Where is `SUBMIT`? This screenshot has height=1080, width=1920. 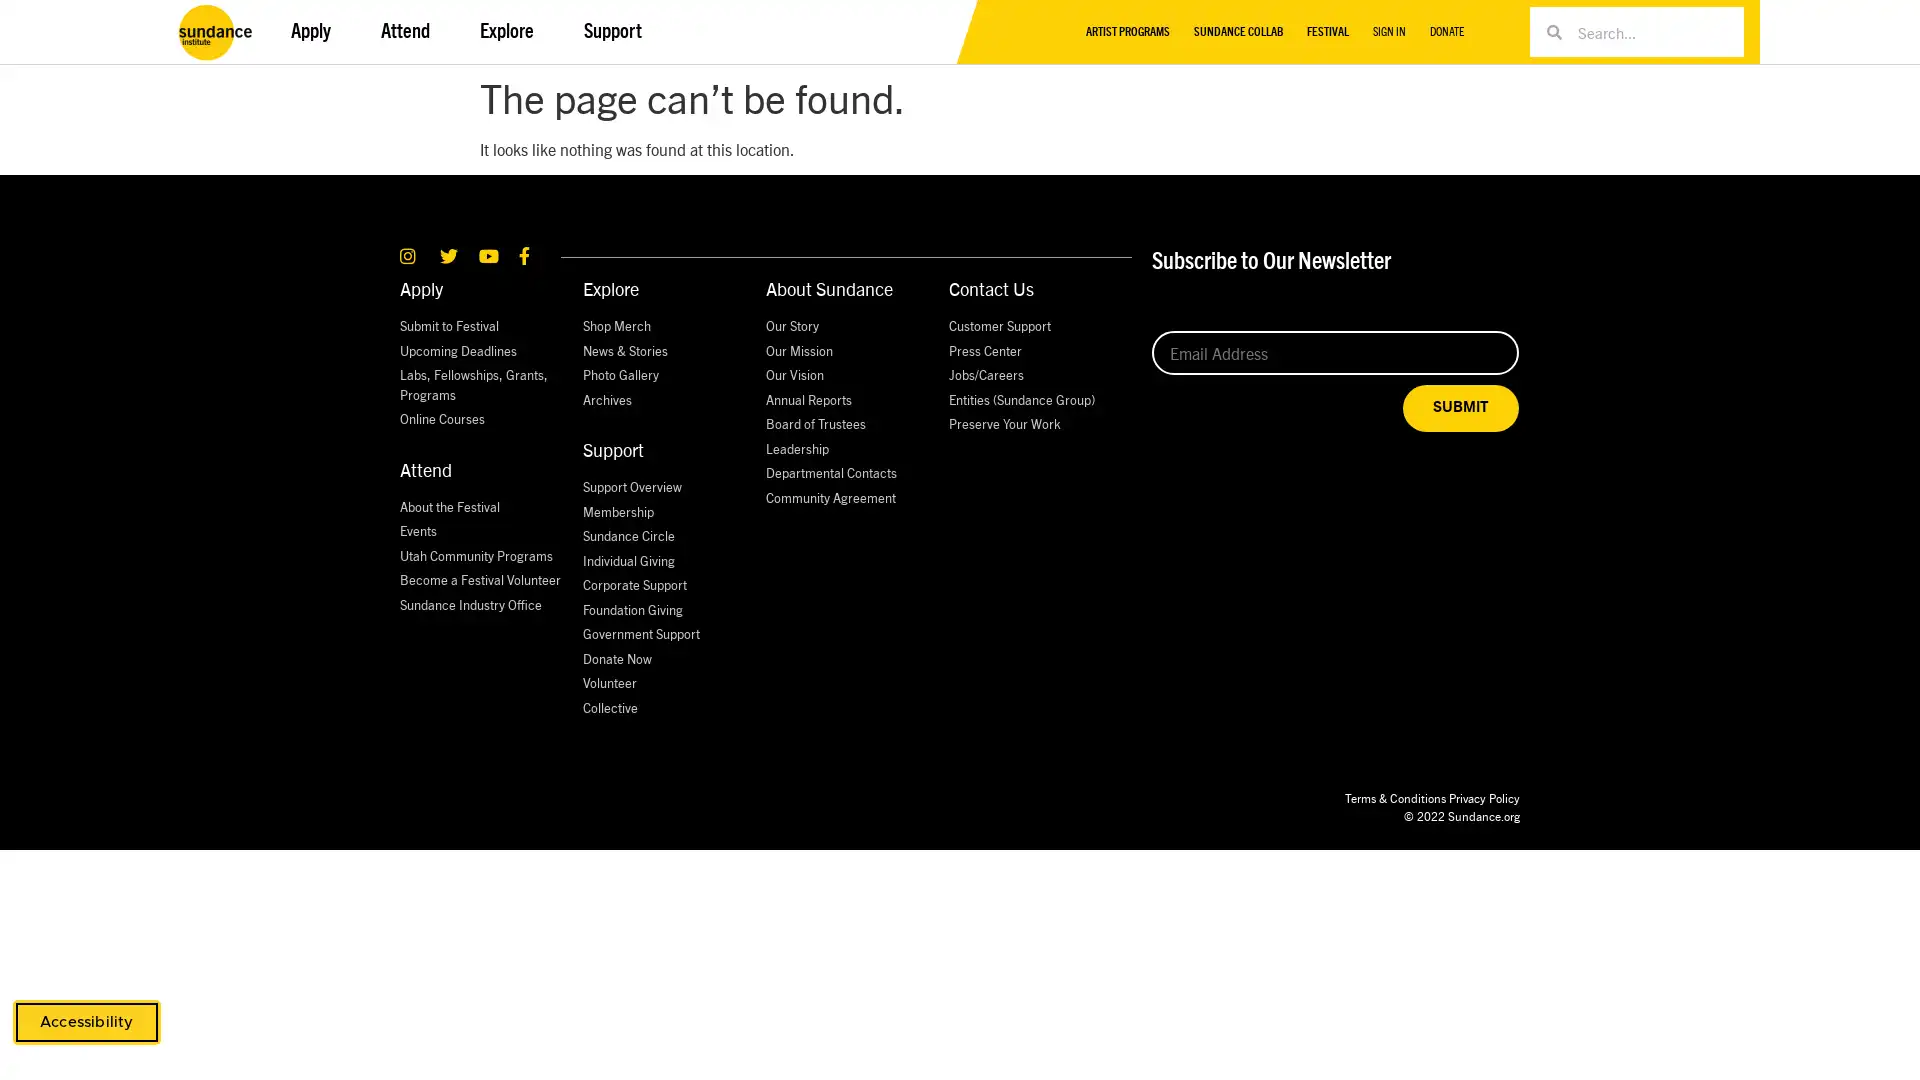
SUBMIT is located at coordinates (1460, 407).